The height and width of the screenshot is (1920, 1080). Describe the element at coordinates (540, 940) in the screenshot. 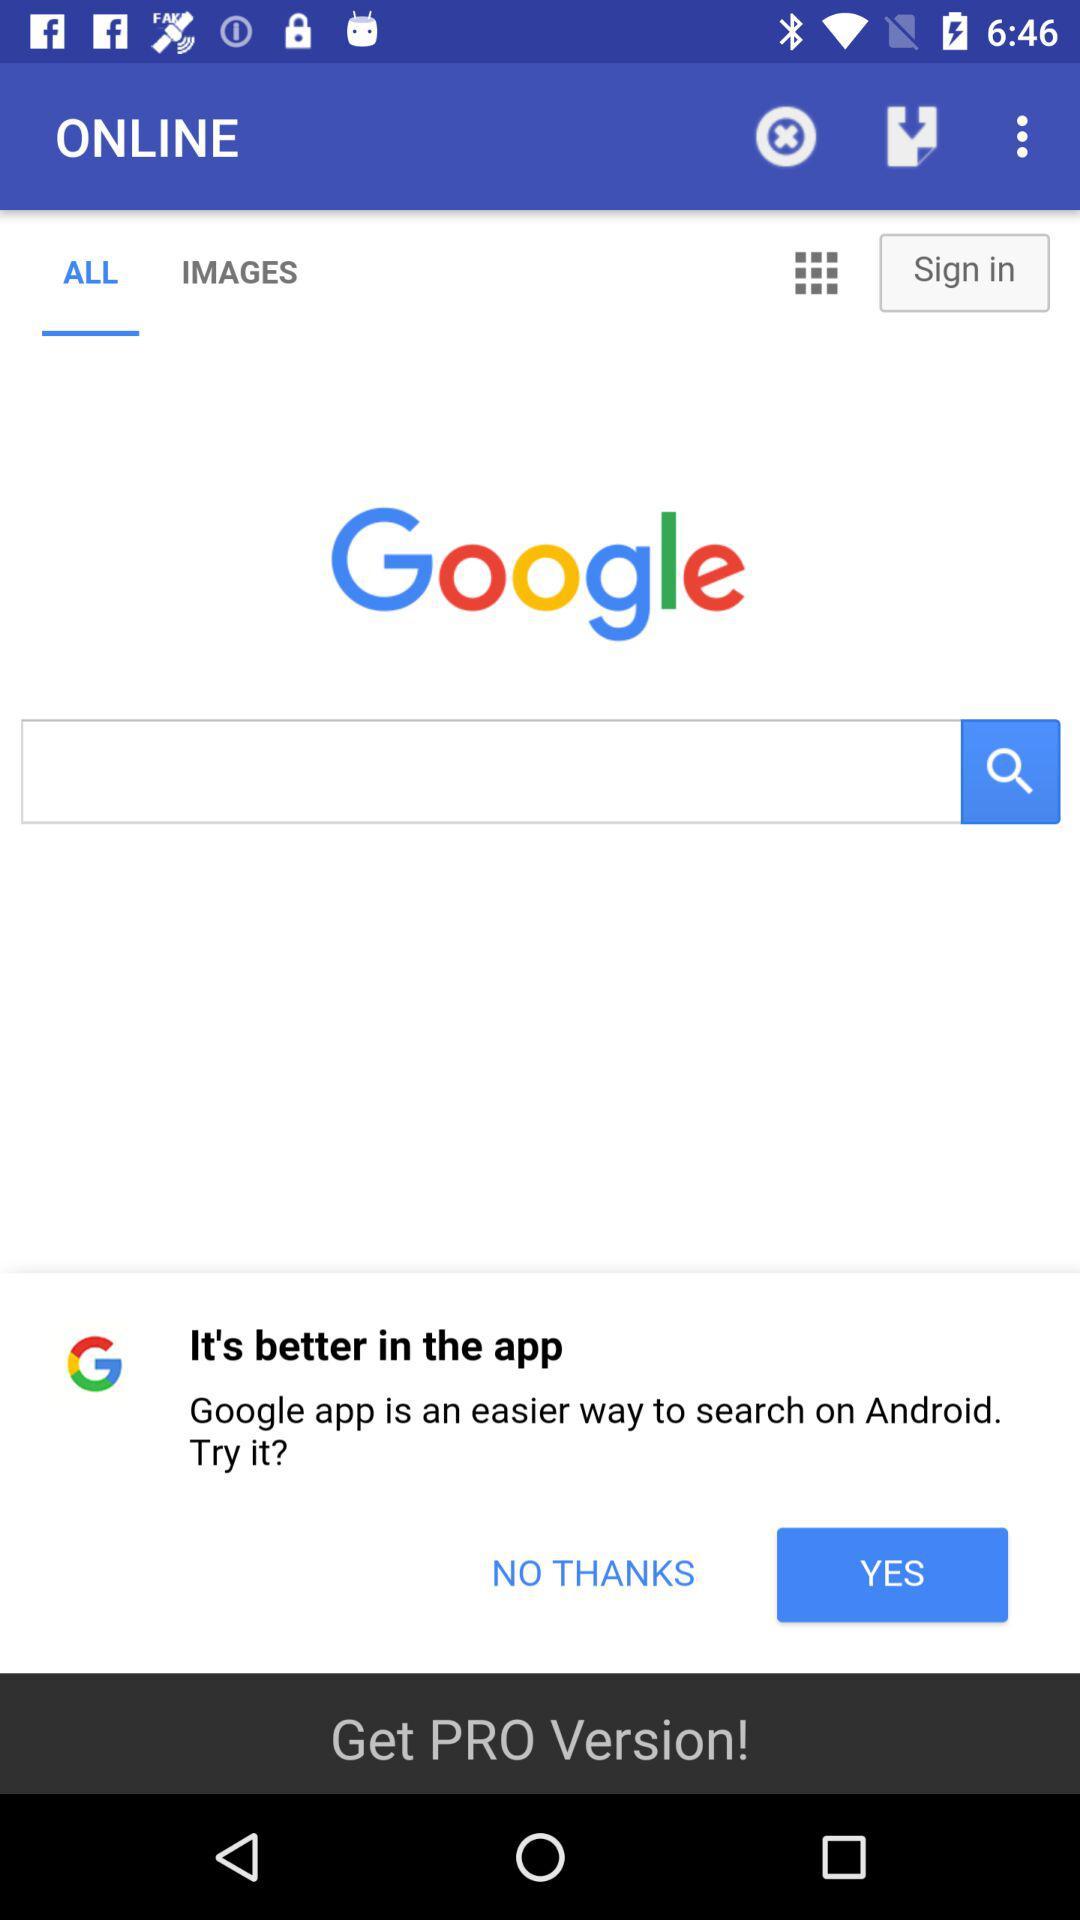

I see `google search` at that location.